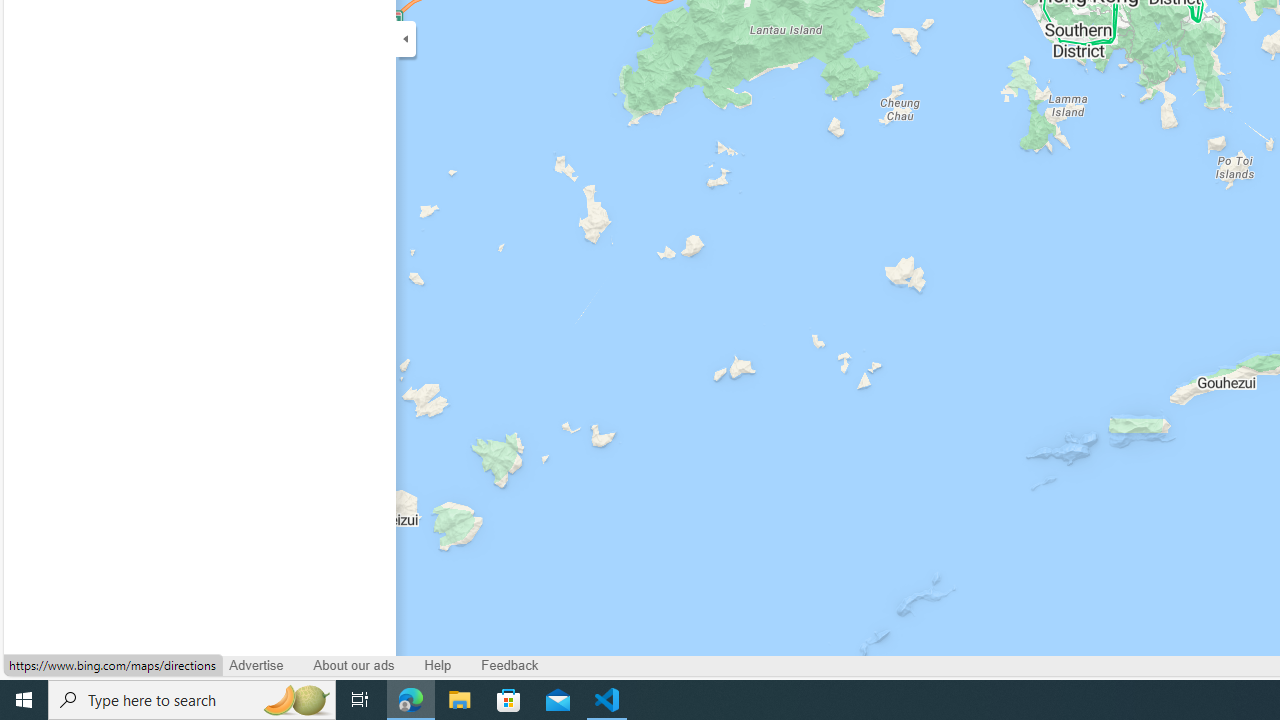  Describe the element at coordinates (437, 666) in the screenshot. I see `'Help'` at that location.